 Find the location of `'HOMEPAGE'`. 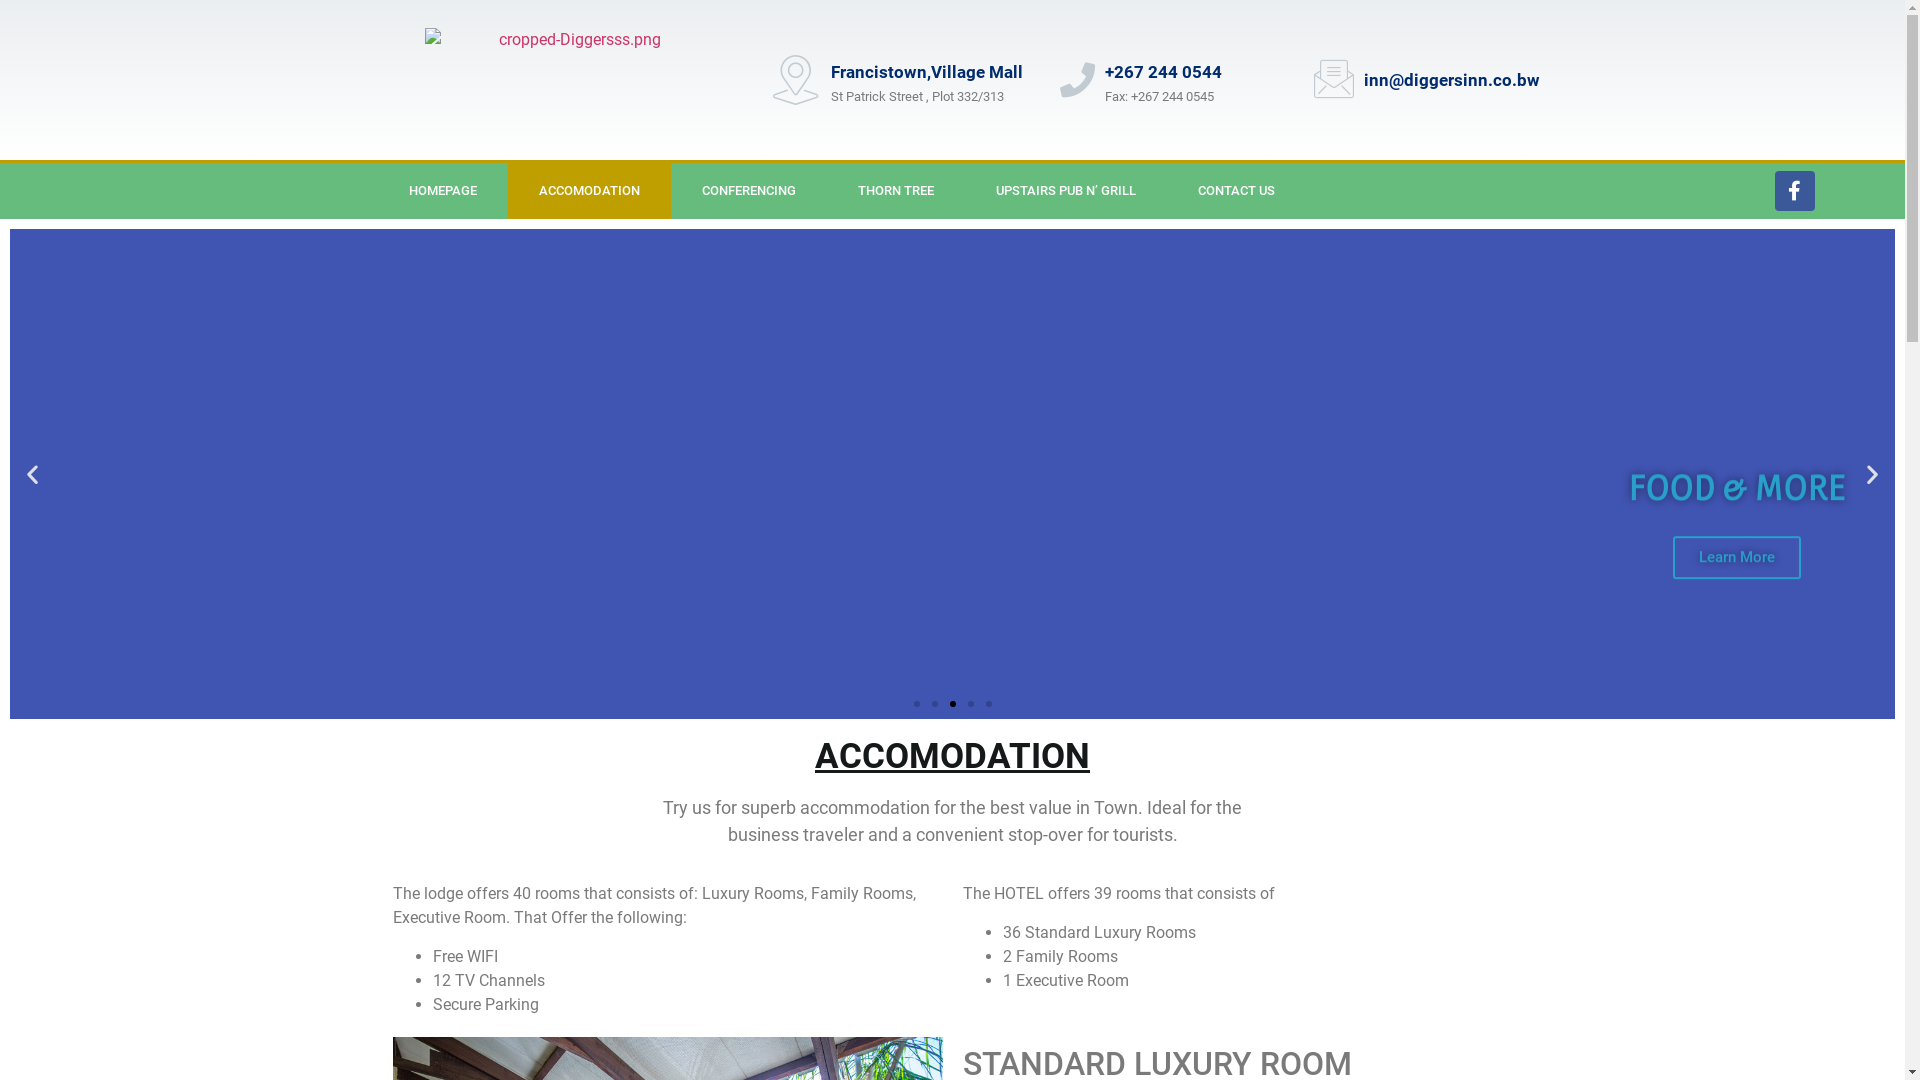

'HOMEPAGE' is located at coordinates (441, 191).